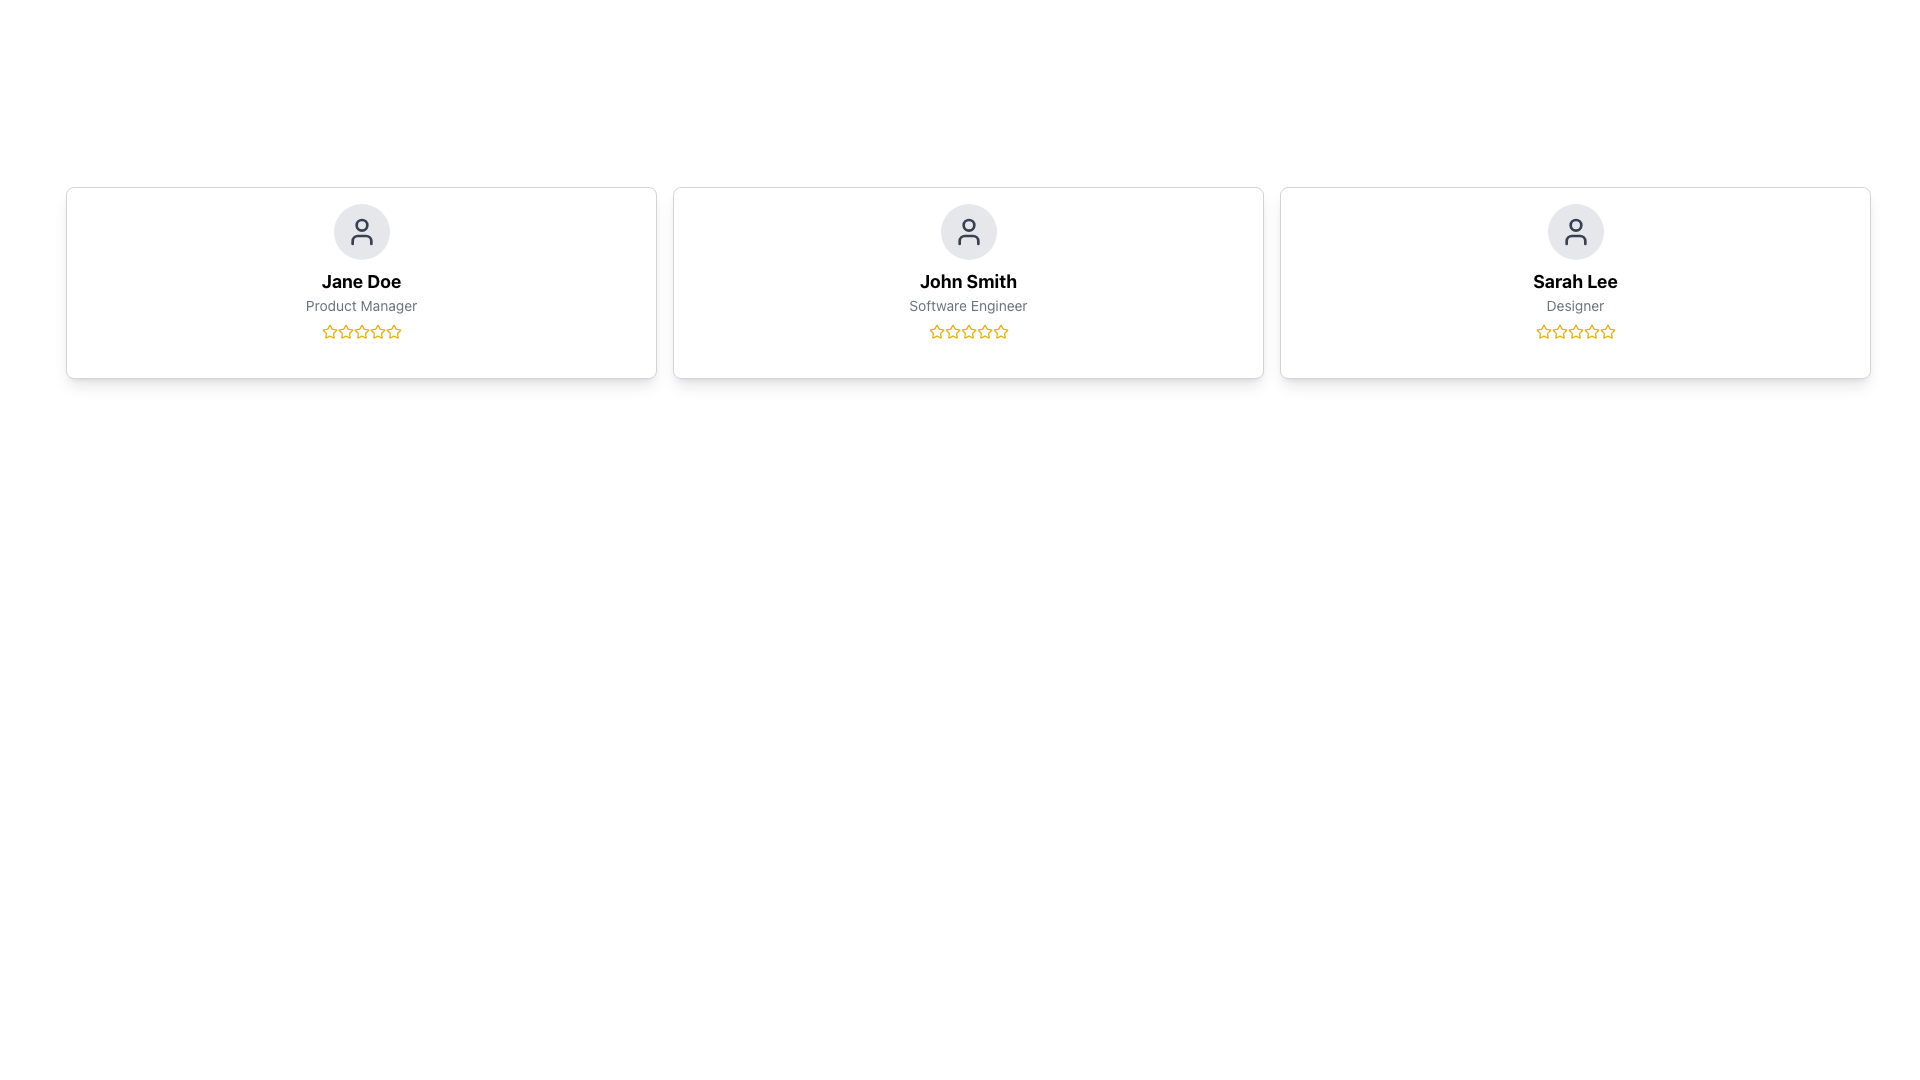 This screenshot has height=1080, width=1920. I want to click on the second star in the star rating indicator, so click(361, 330).